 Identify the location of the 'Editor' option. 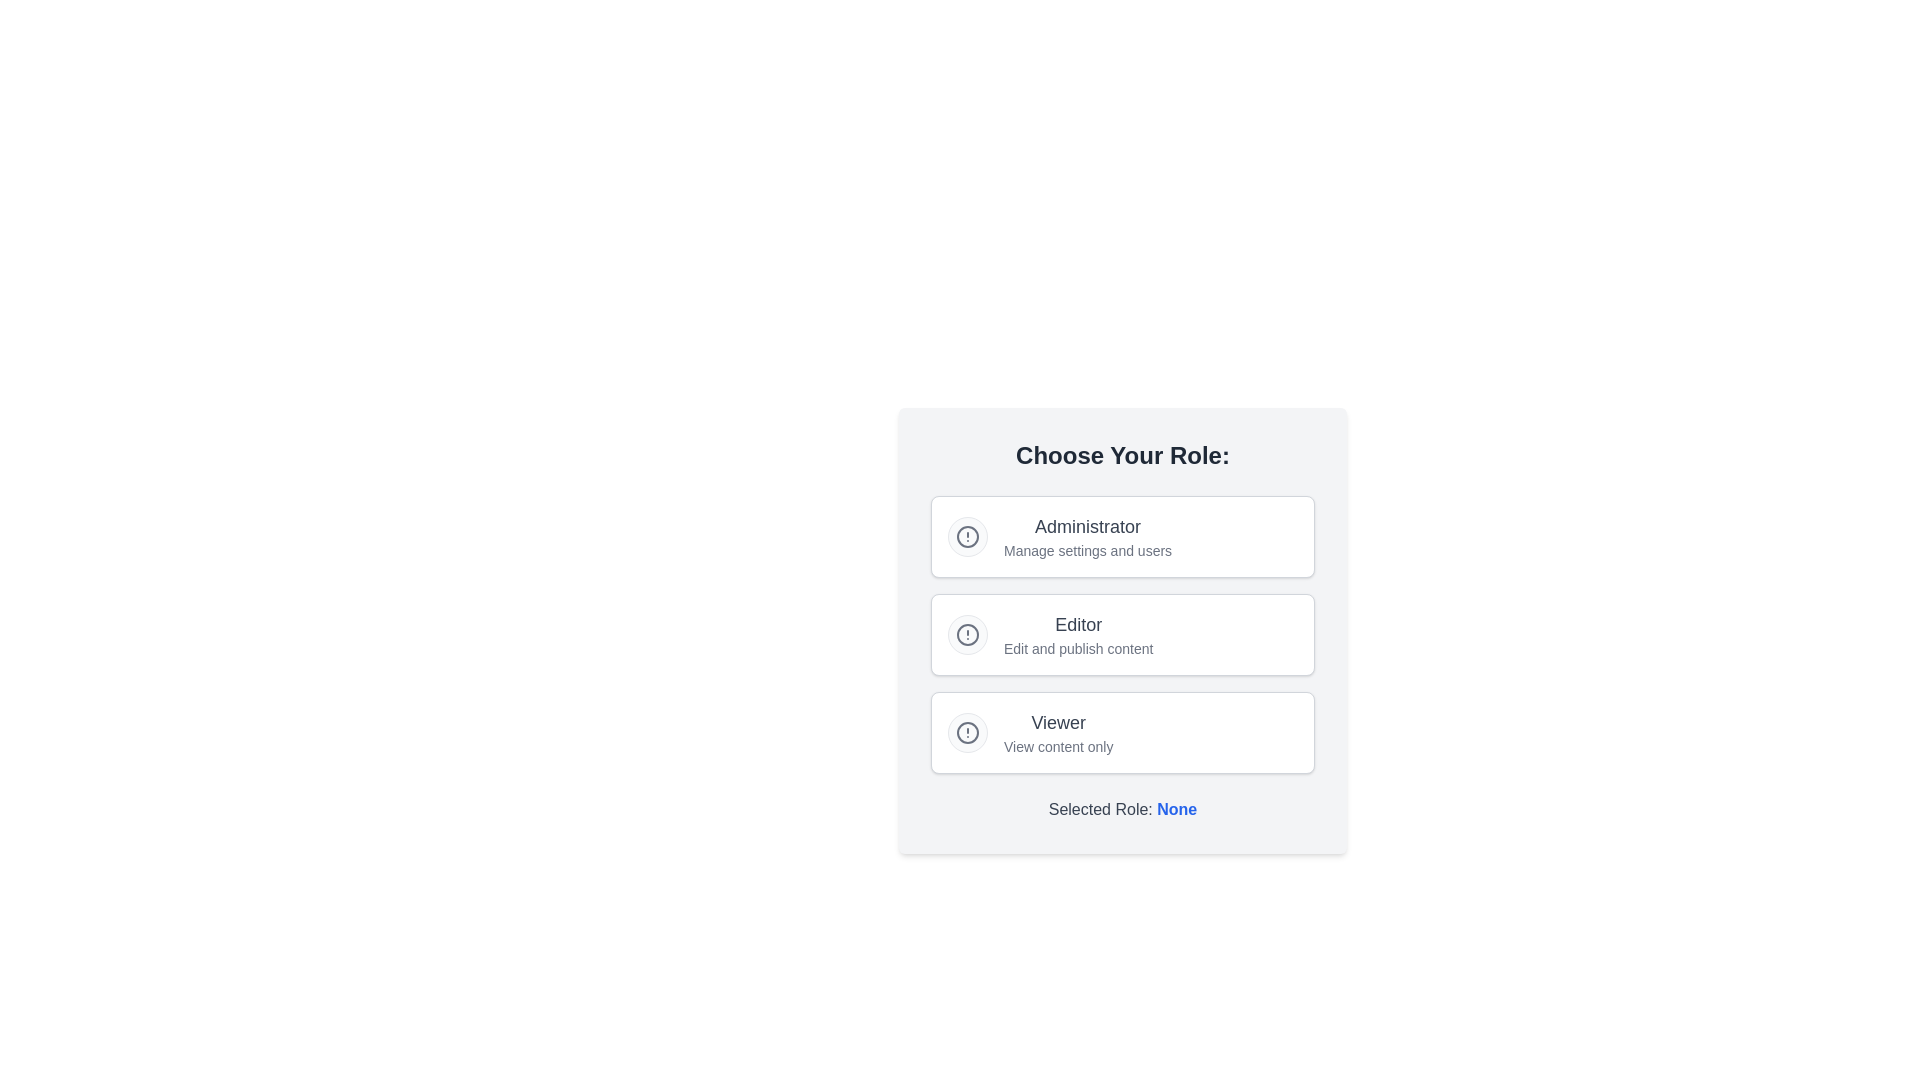
(1123, 631).